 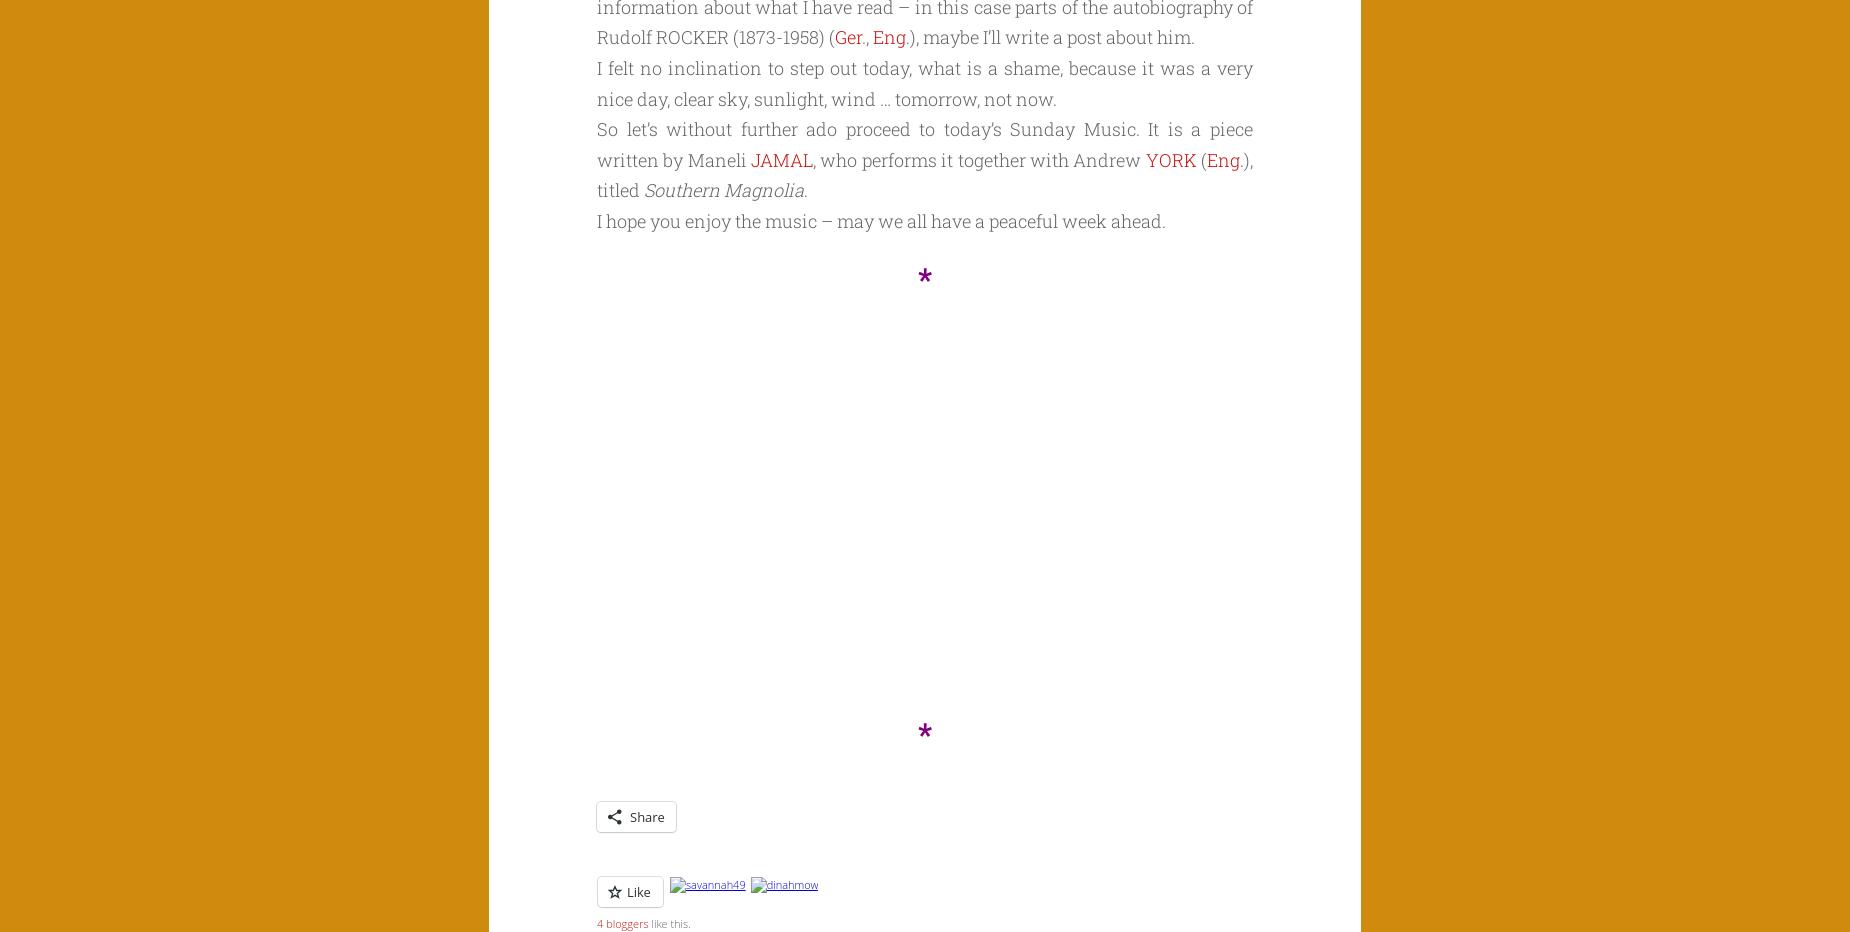 I want to click on 'Southern Magnolia', so click(x=724, y=190).